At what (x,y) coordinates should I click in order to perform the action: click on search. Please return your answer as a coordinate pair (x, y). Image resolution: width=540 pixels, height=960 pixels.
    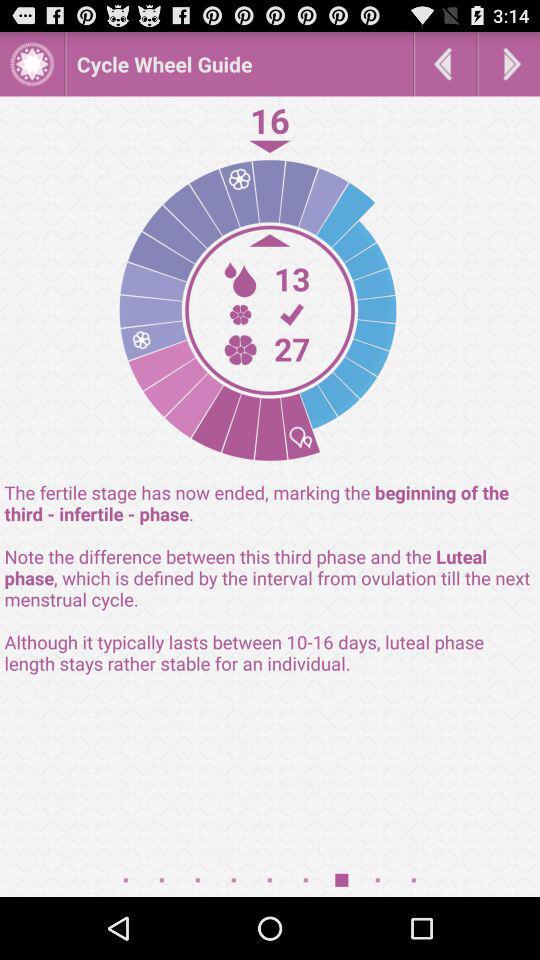
    Looking at the image, I should click on (509, 63).